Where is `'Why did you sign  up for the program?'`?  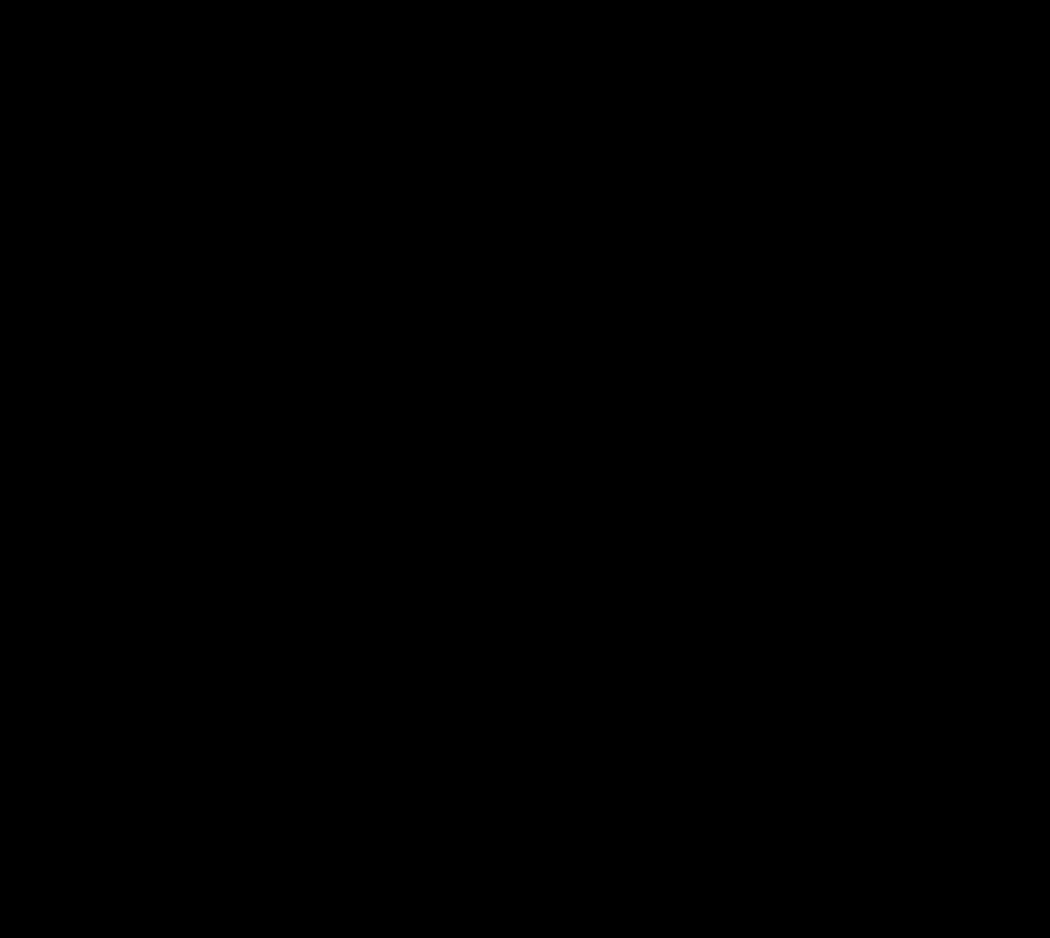 'Why did you sign  up for the program?' is located at coordinates (350, 570).